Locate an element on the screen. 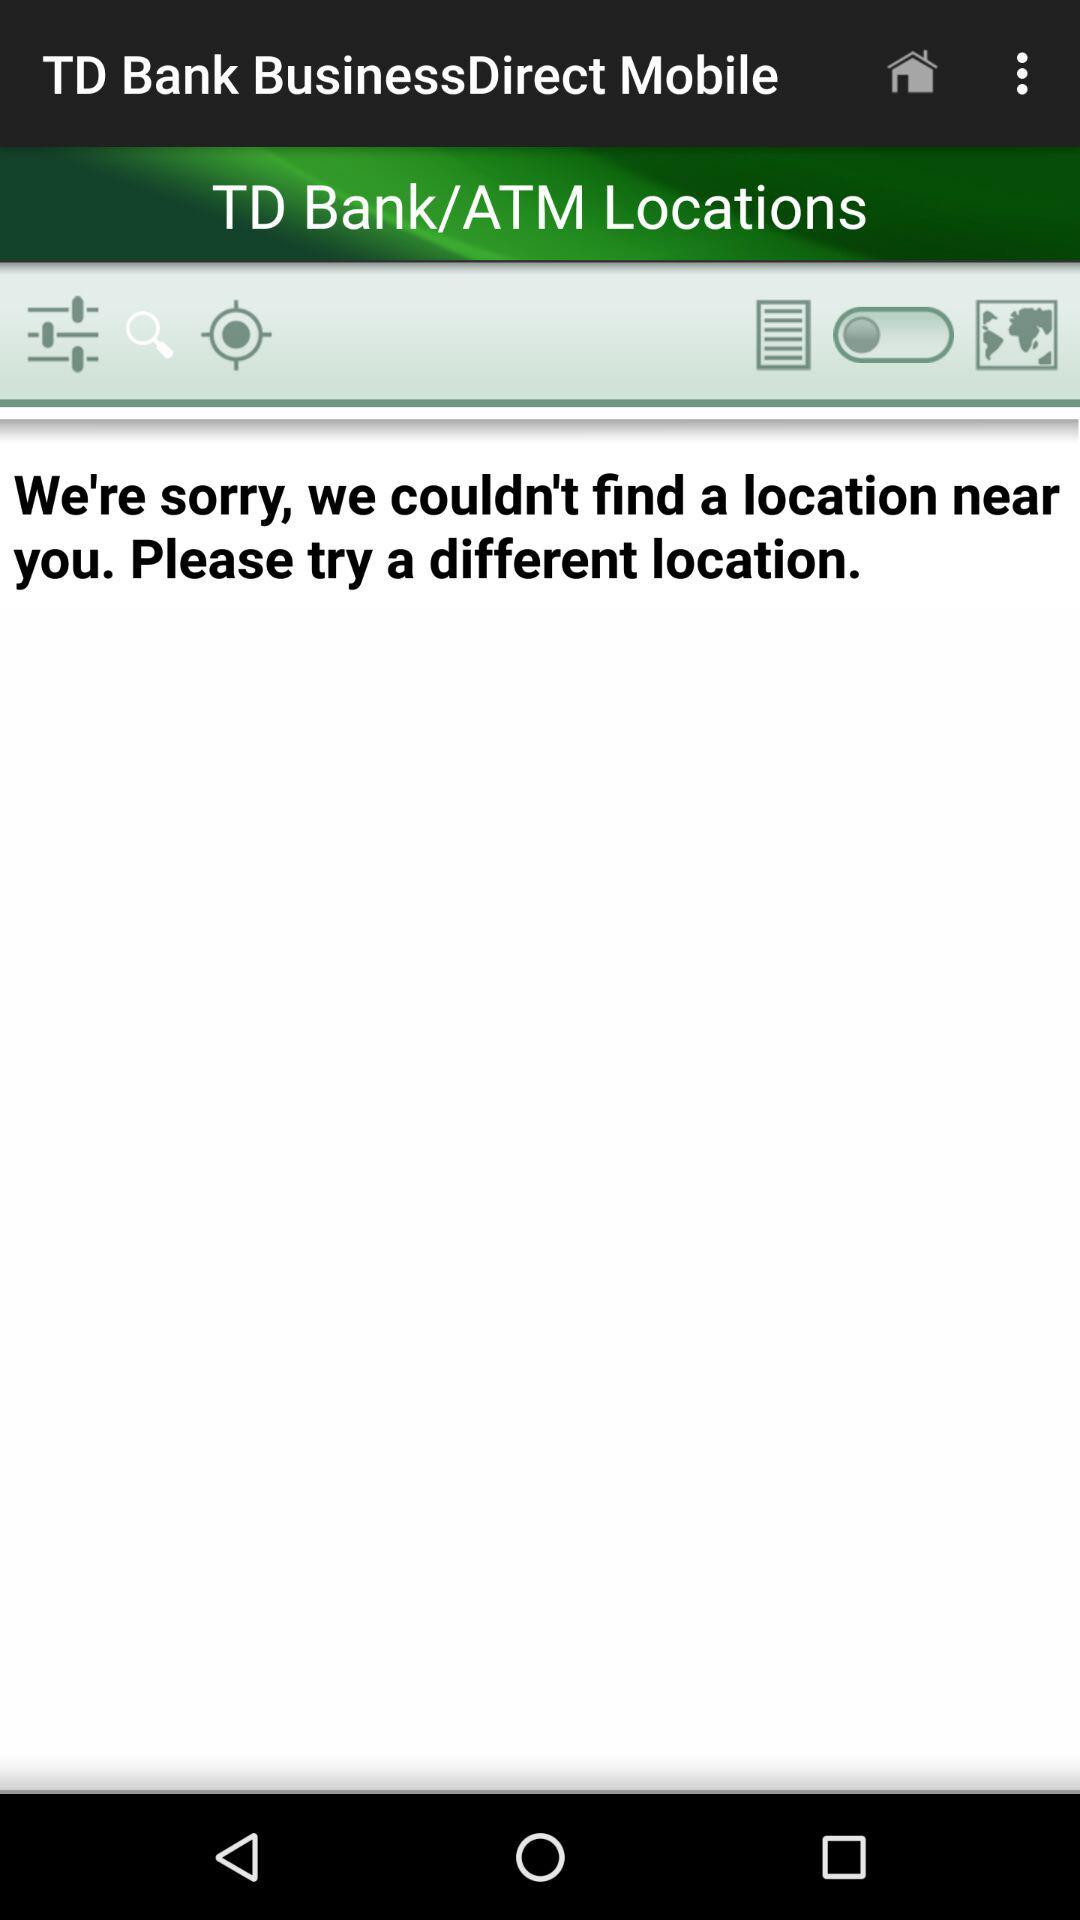  the location_crosshair icon is located at coordinates (235, 334).